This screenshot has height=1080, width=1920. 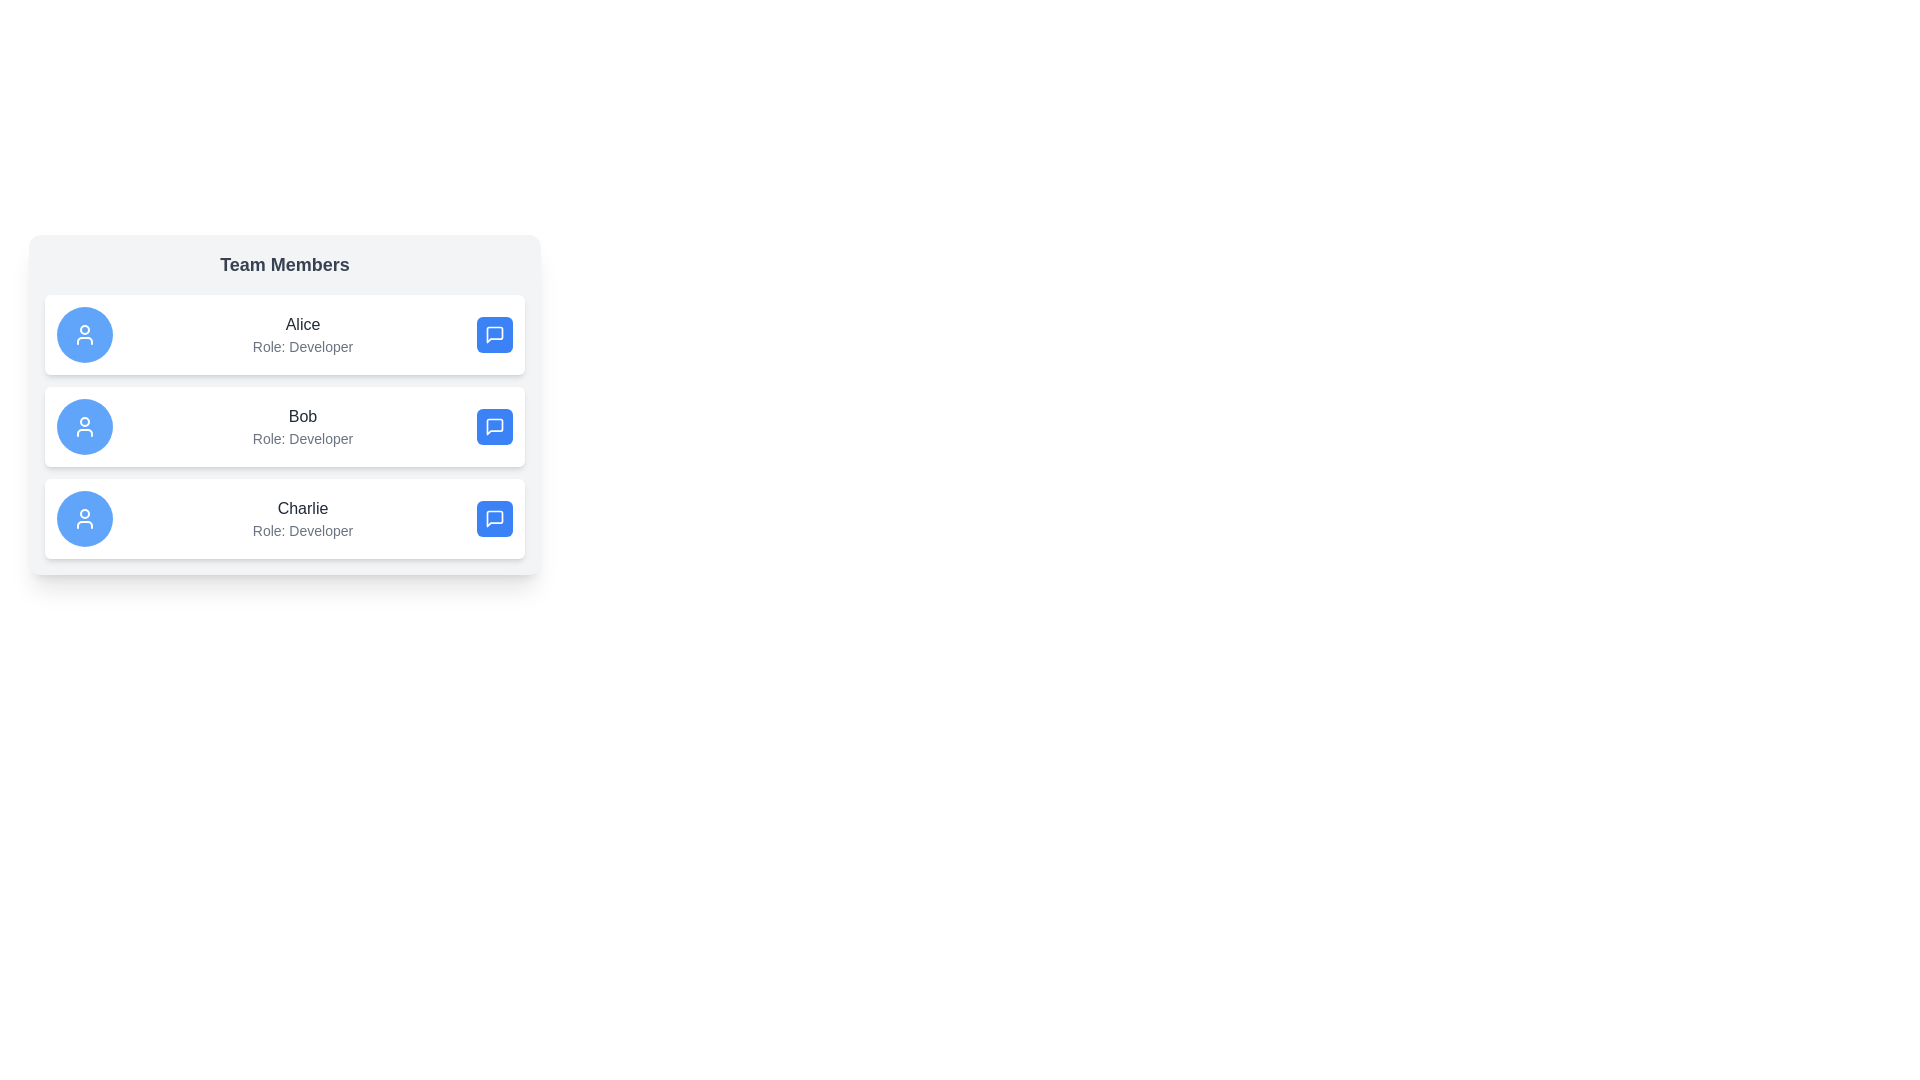 What do you see at coordinates (494, 334) in the screenshot?
I see `the blue chat bubble SVG icon located within the third button on the right side of the 'Alice' card` at bounding box center [494, 334].